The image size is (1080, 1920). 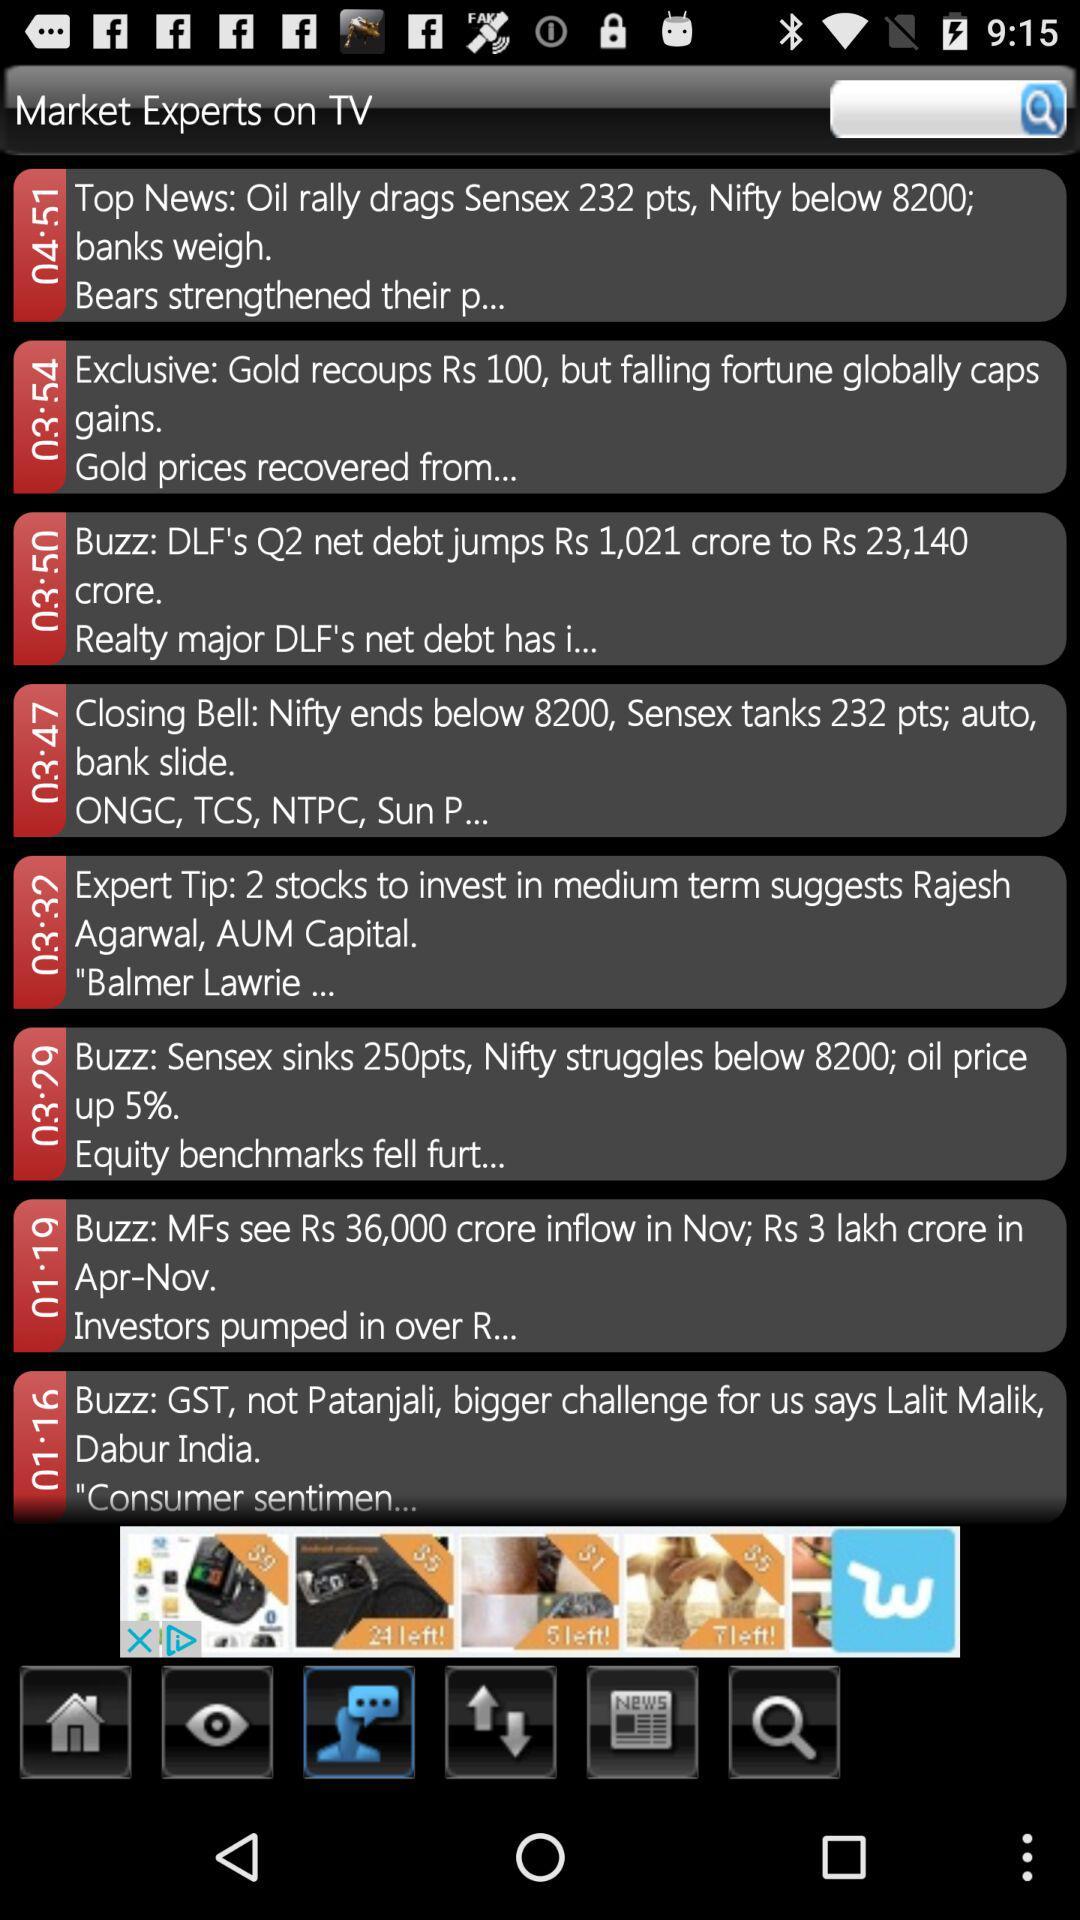 I want to click on reverse it, so click(x=500, y=1727).